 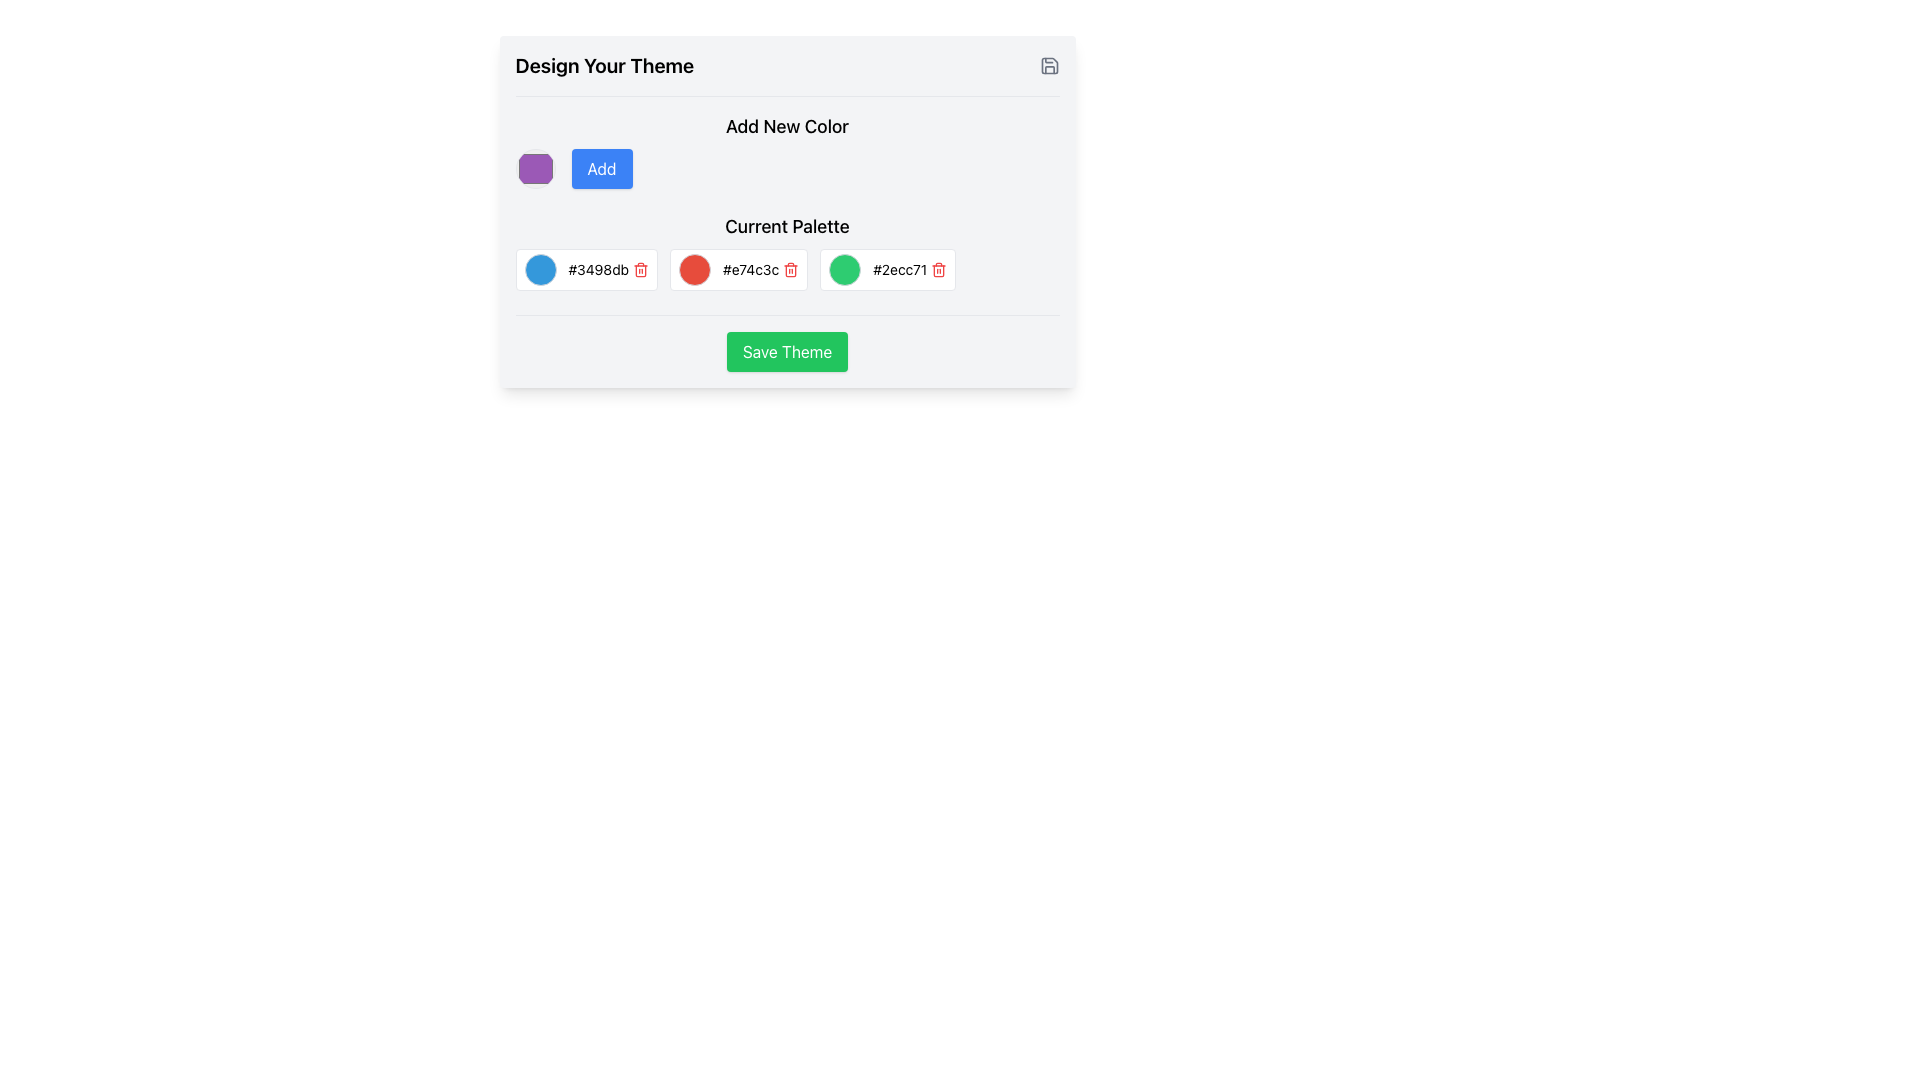 What do you see at coordinates (786, 250) in the screenshot?
I see `the second color entry in the 'Current Palette' section` at bounding box center [786, 250].